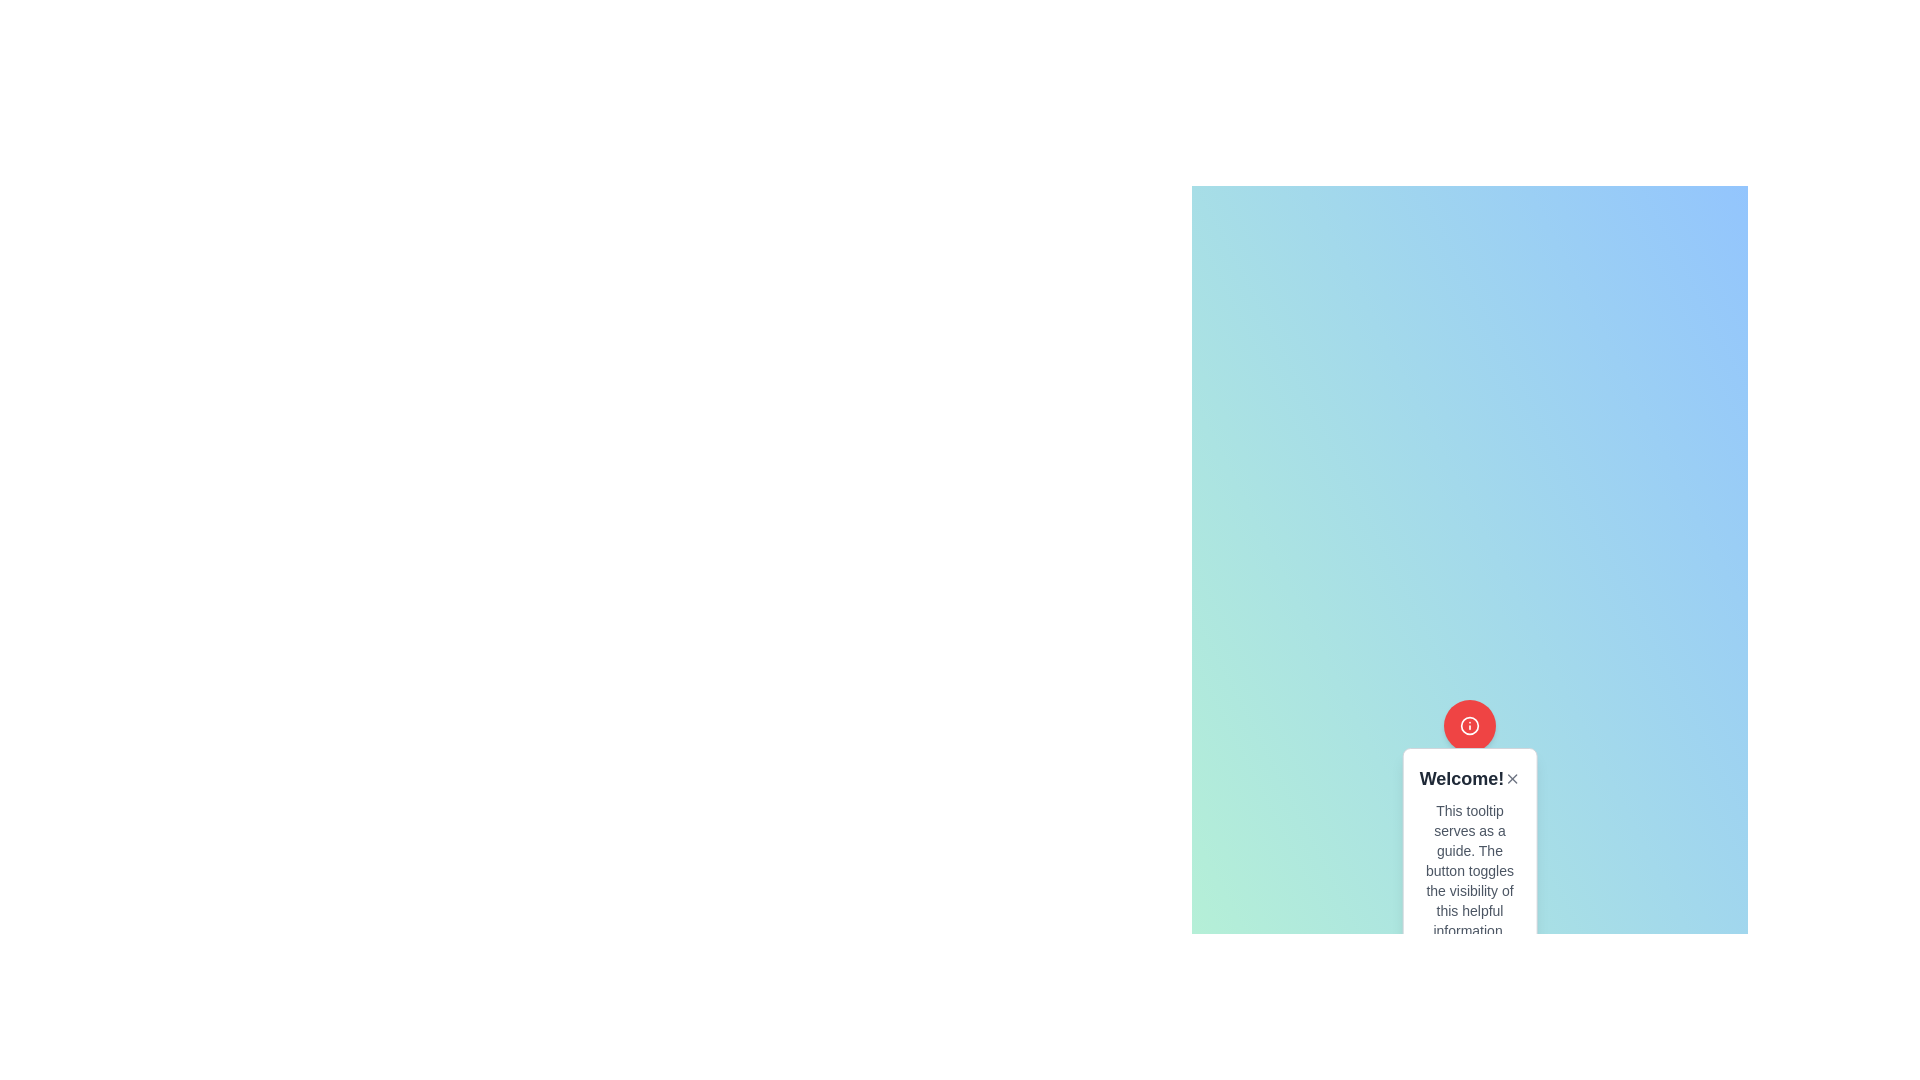 This screenshot has width=1920, height=1080. What do you see at coordinates (1469, 870) in the screenshot?
I see `the instructional text block with small gray font located within the tooltip dialog, directly below the heading 'Welcome!'` at bounding box center [1469, 870].